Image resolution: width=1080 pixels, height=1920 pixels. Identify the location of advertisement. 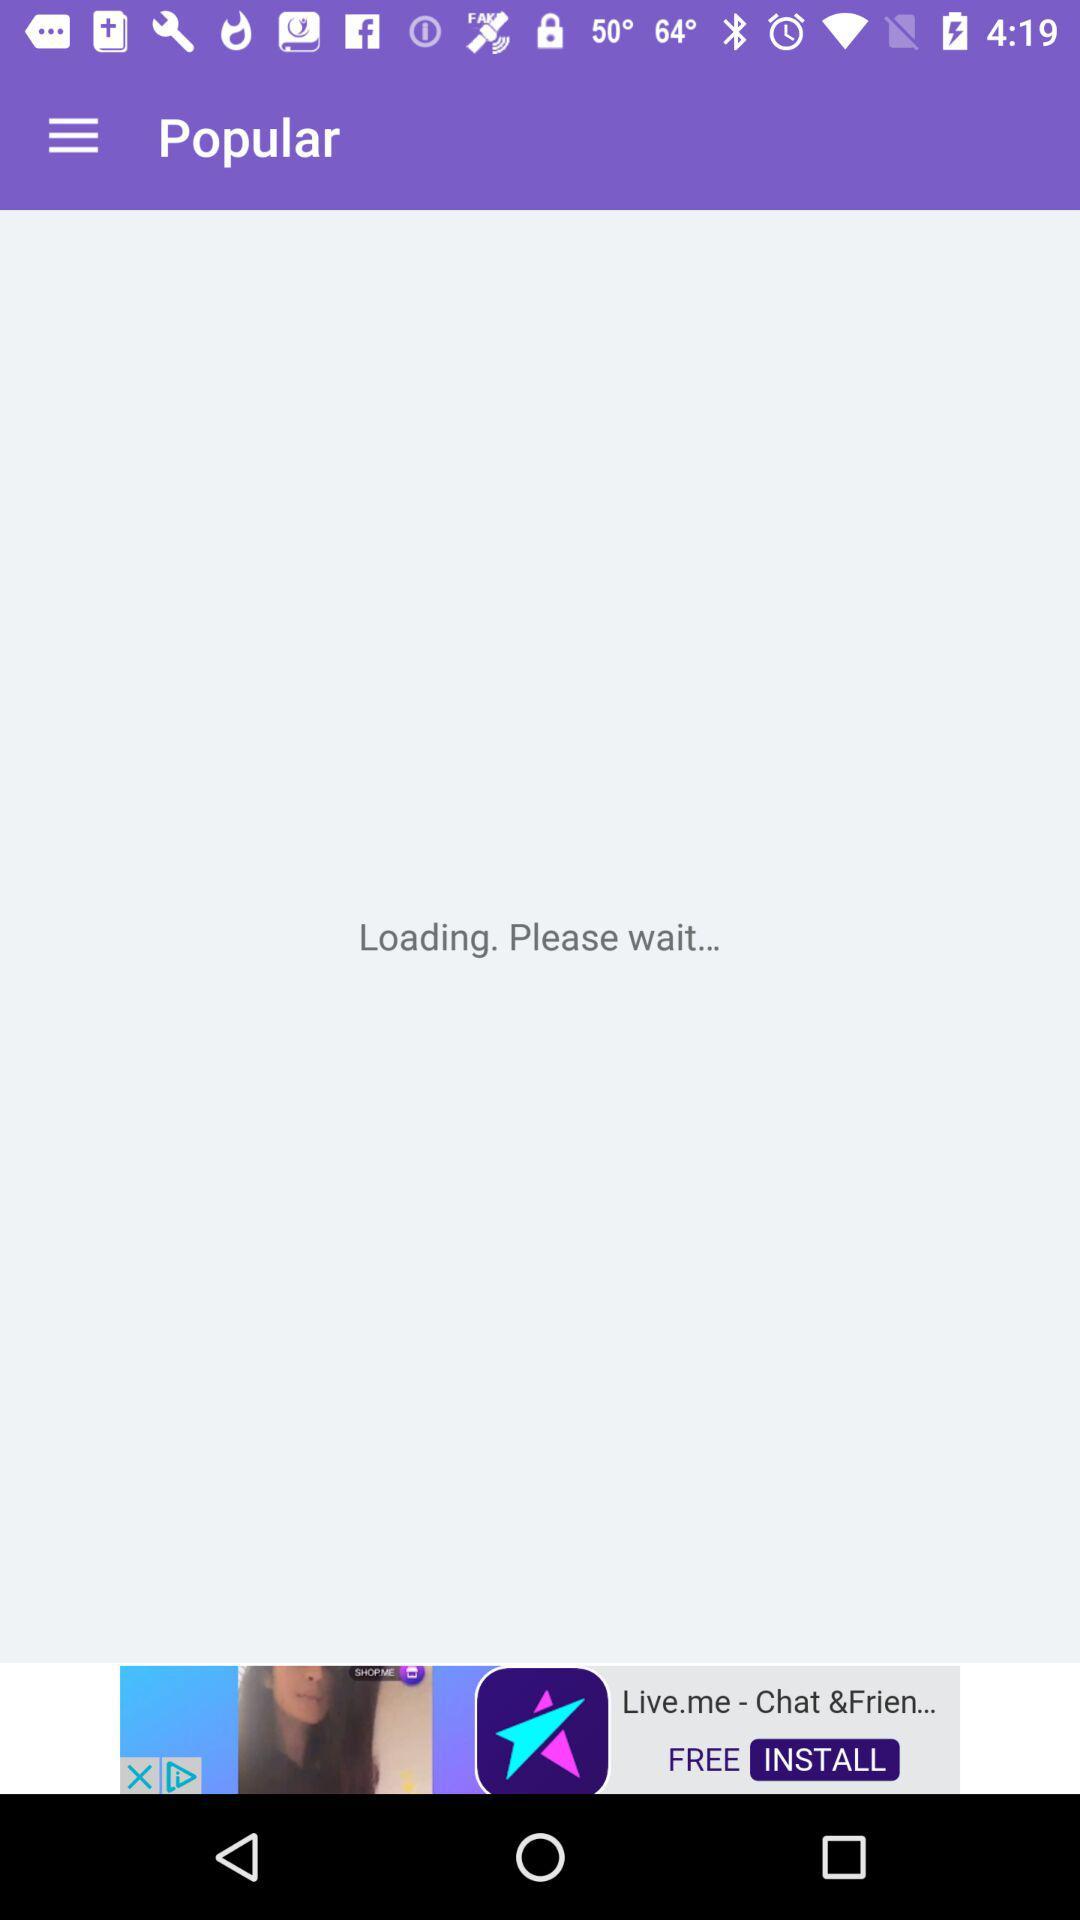
(540, 1727).